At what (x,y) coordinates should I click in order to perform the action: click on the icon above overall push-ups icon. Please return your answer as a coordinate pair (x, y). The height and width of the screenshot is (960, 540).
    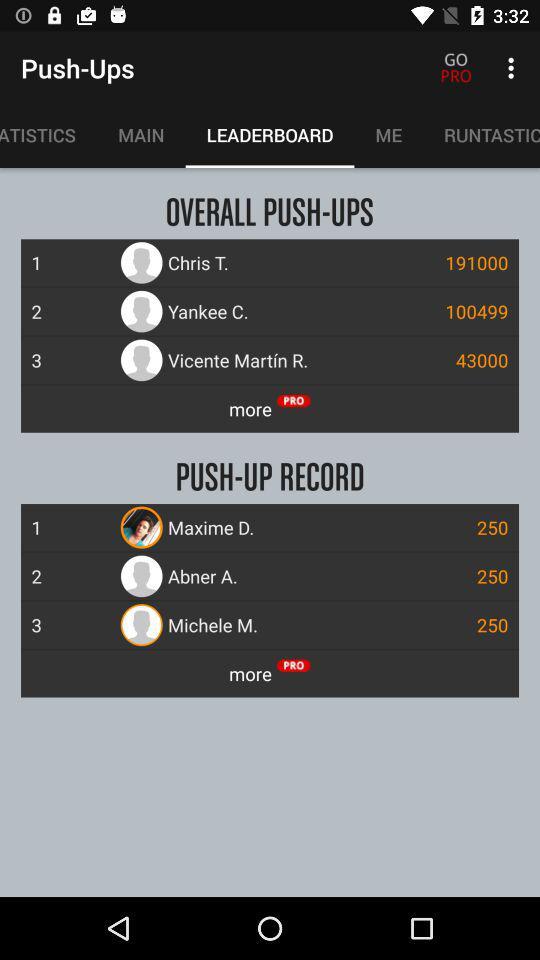
    Looking at the image, I should click on (388, 134).